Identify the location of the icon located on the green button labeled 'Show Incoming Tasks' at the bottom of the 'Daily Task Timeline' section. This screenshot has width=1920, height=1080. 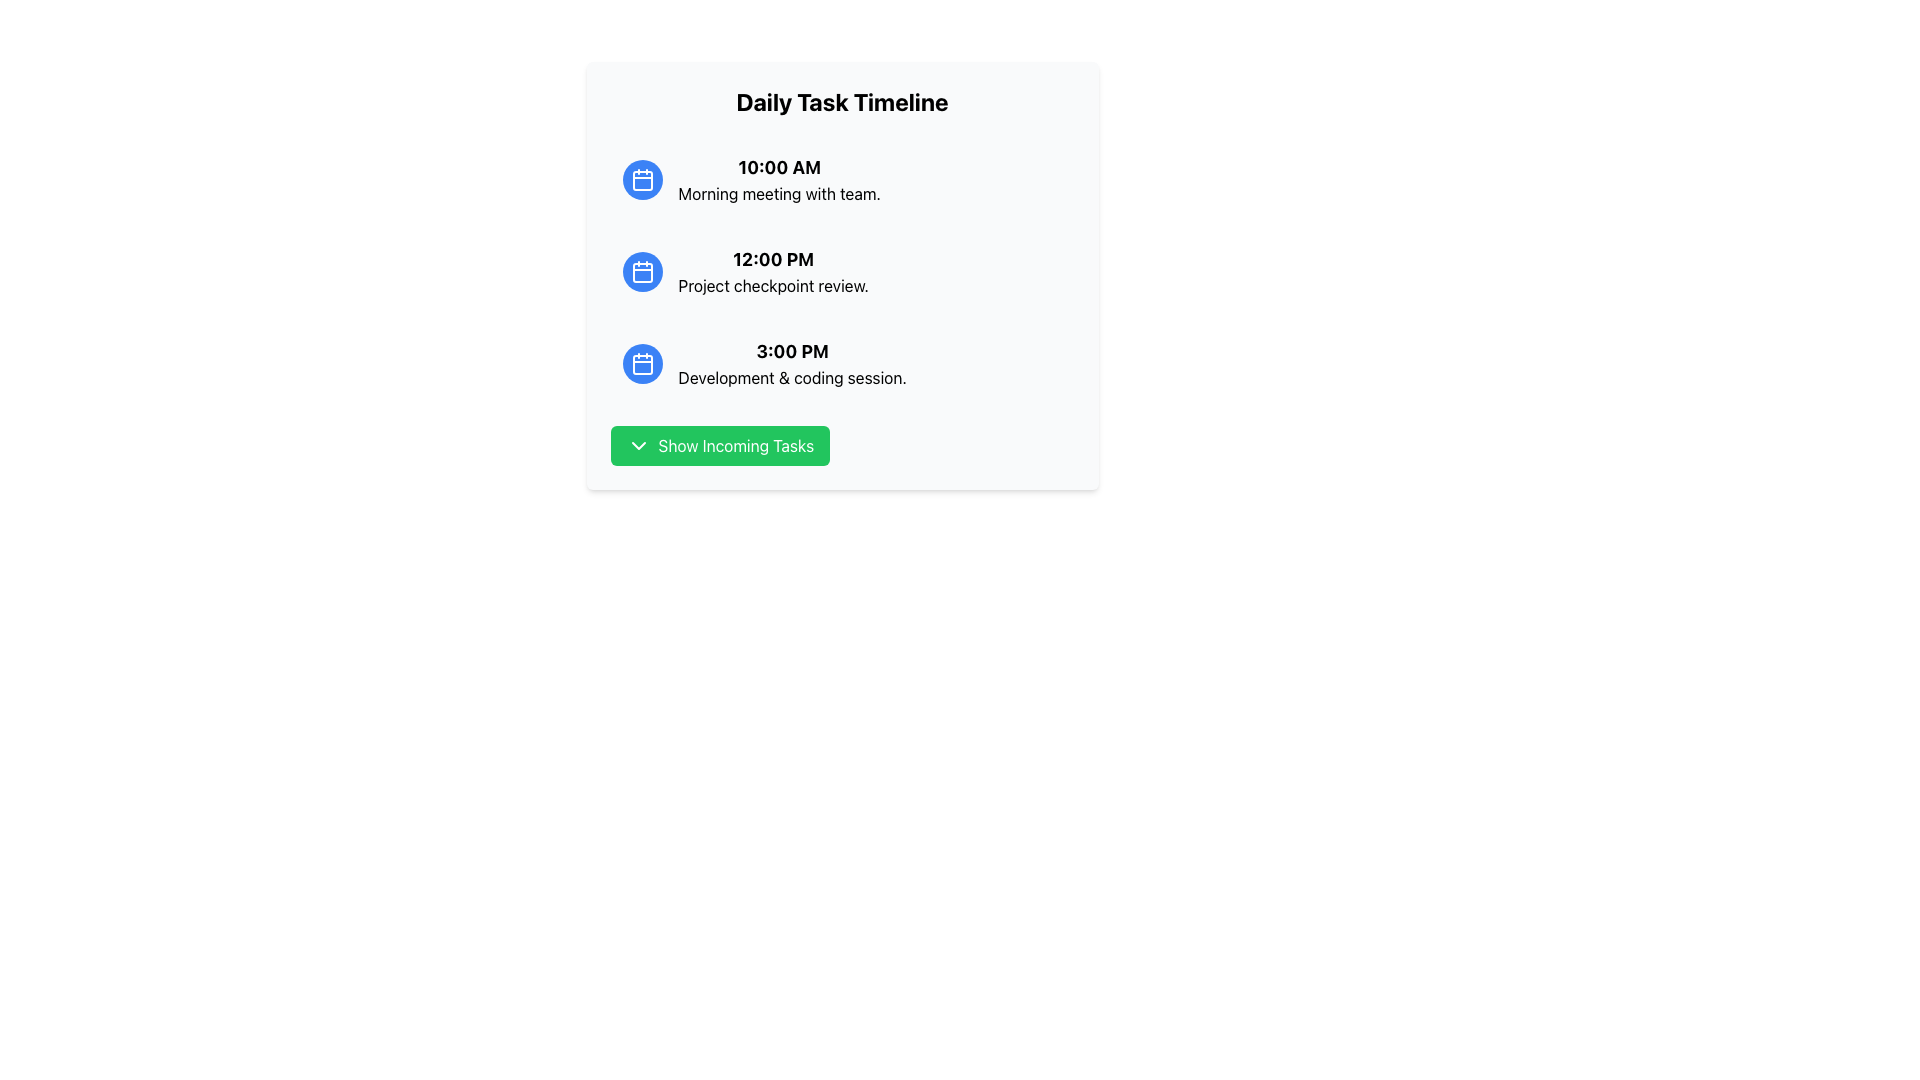
(637, 445).